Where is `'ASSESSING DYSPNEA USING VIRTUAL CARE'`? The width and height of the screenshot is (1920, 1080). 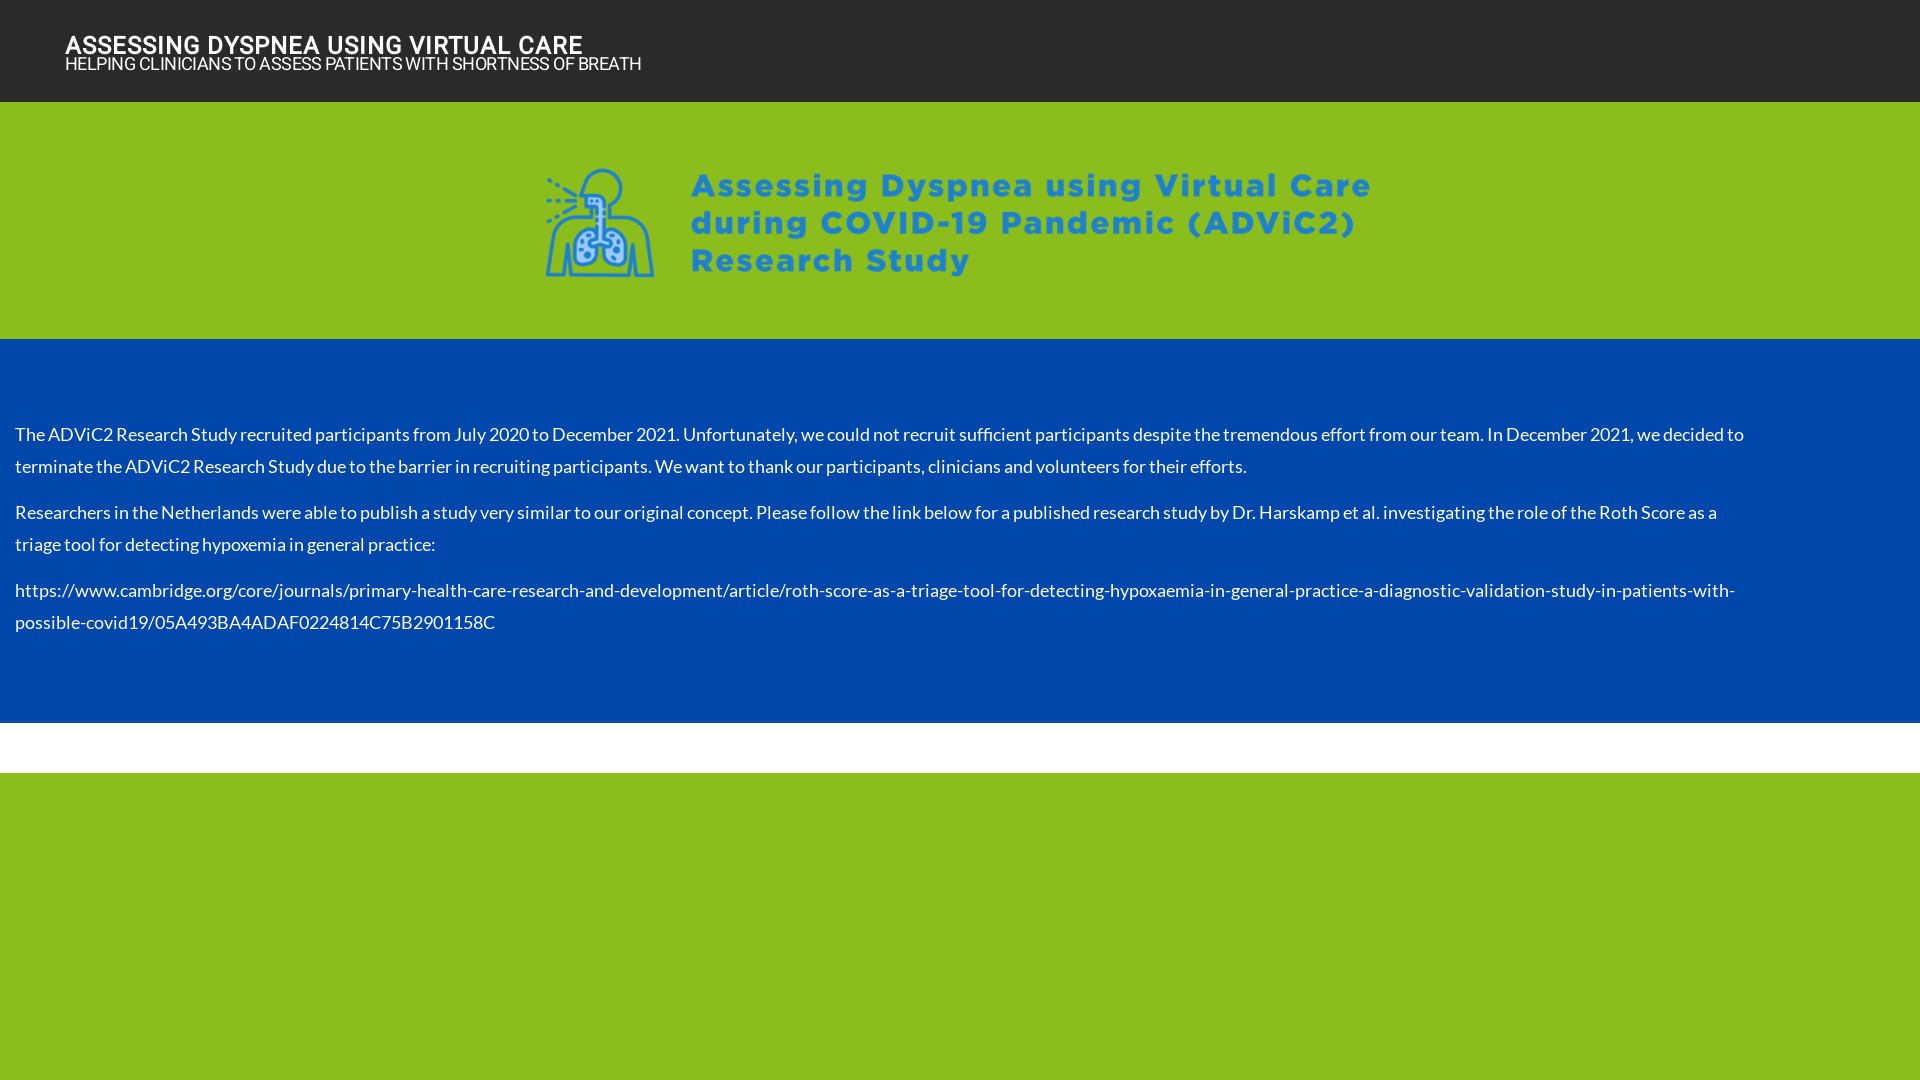 'ASSESSING DYSPNEA USING VIRTUAL CARE' is located at coordinates (324, 45).